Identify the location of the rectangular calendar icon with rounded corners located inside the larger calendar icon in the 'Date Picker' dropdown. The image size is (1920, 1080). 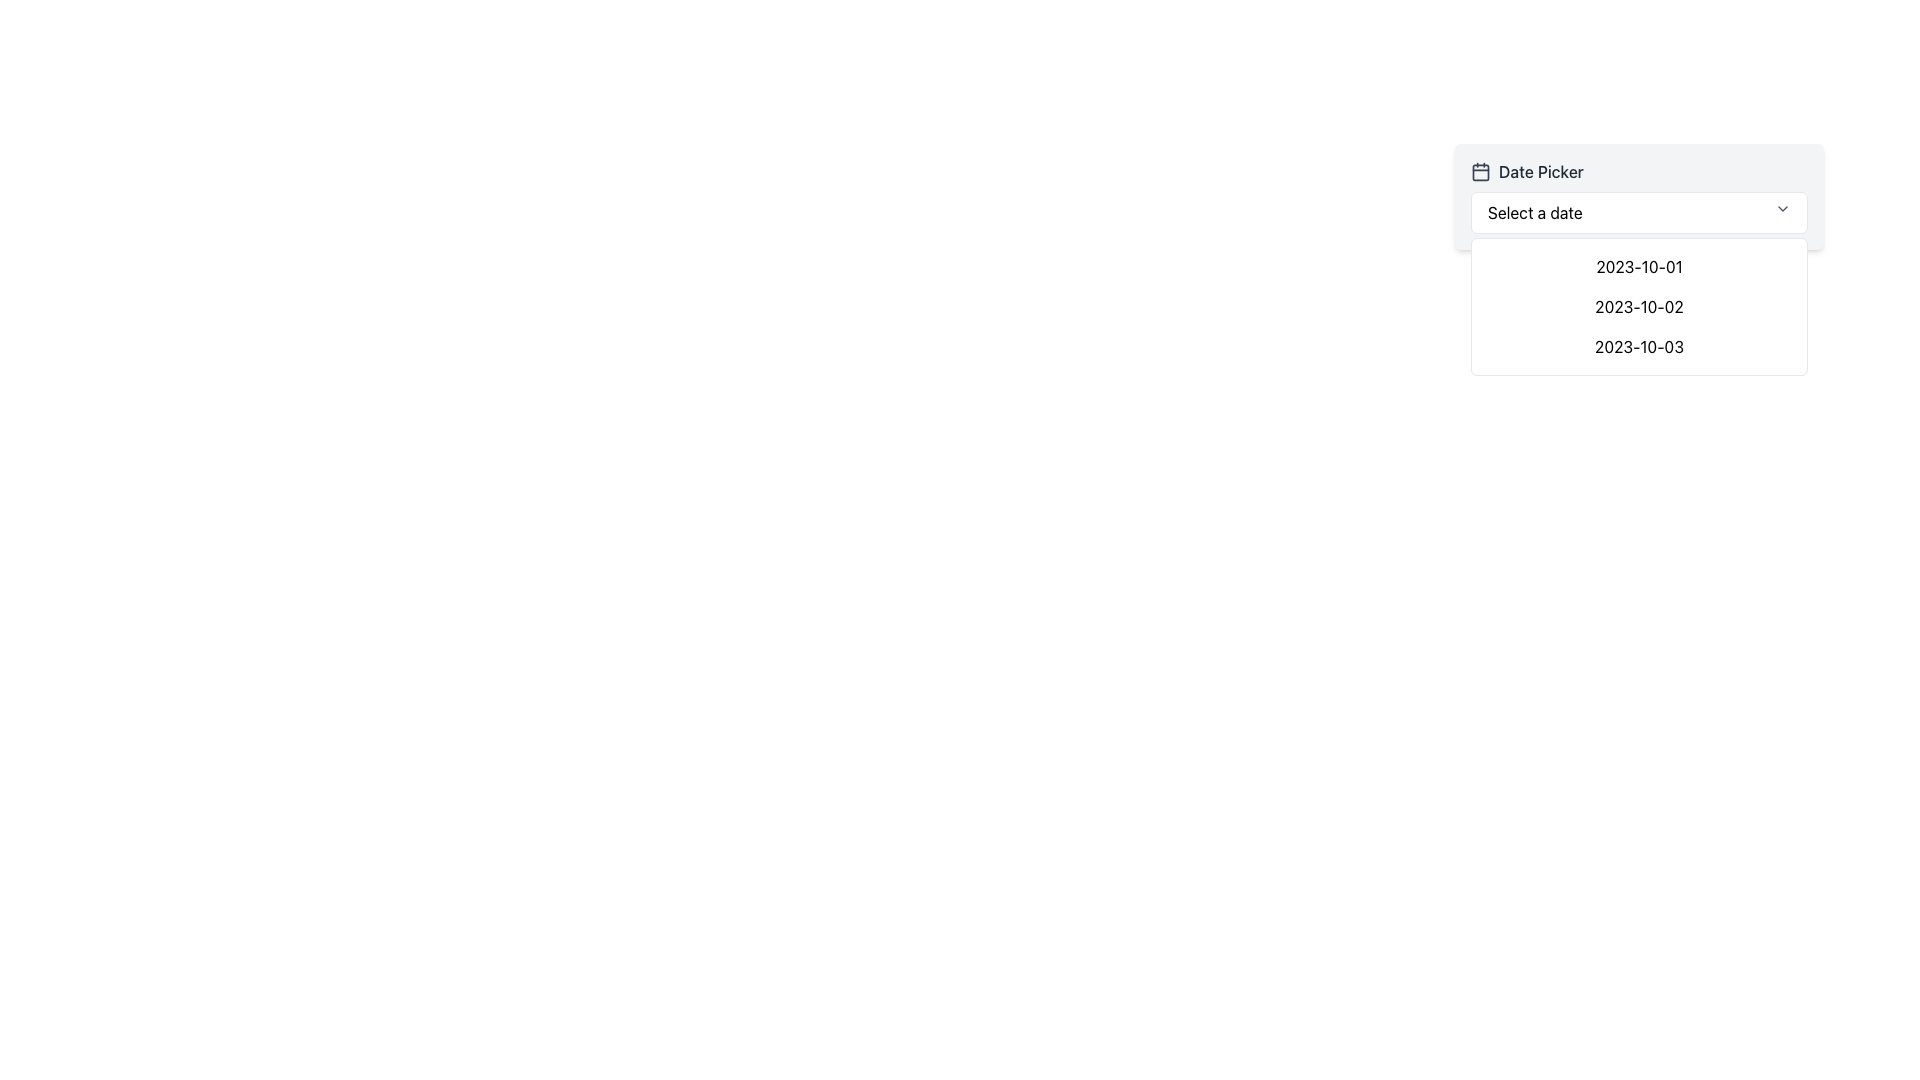
(1481, 171).